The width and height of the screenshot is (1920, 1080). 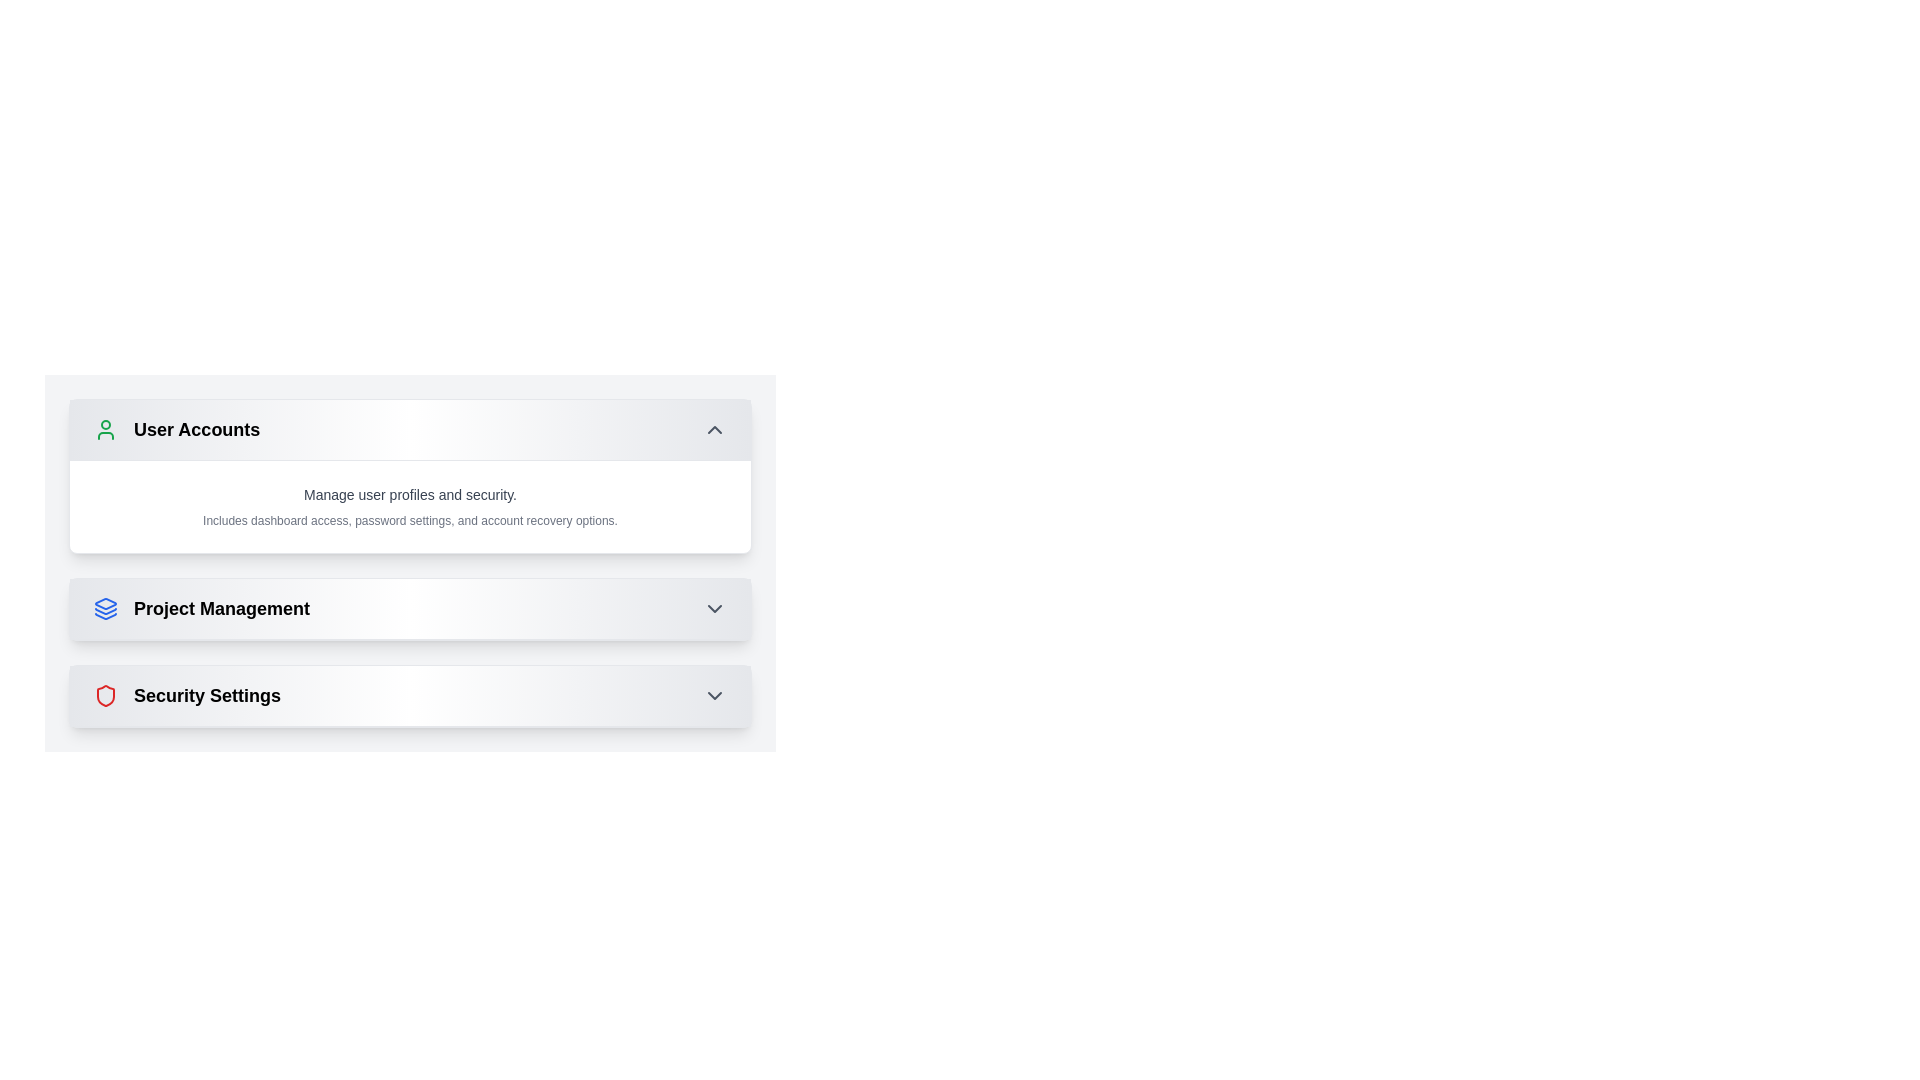 What do you see at coordinates (104, 694) in the screenshot?
I see `the security icon positioned to the far left of the 'Security Settings' section, immediately before the section title` at bounding box center [104, 694].